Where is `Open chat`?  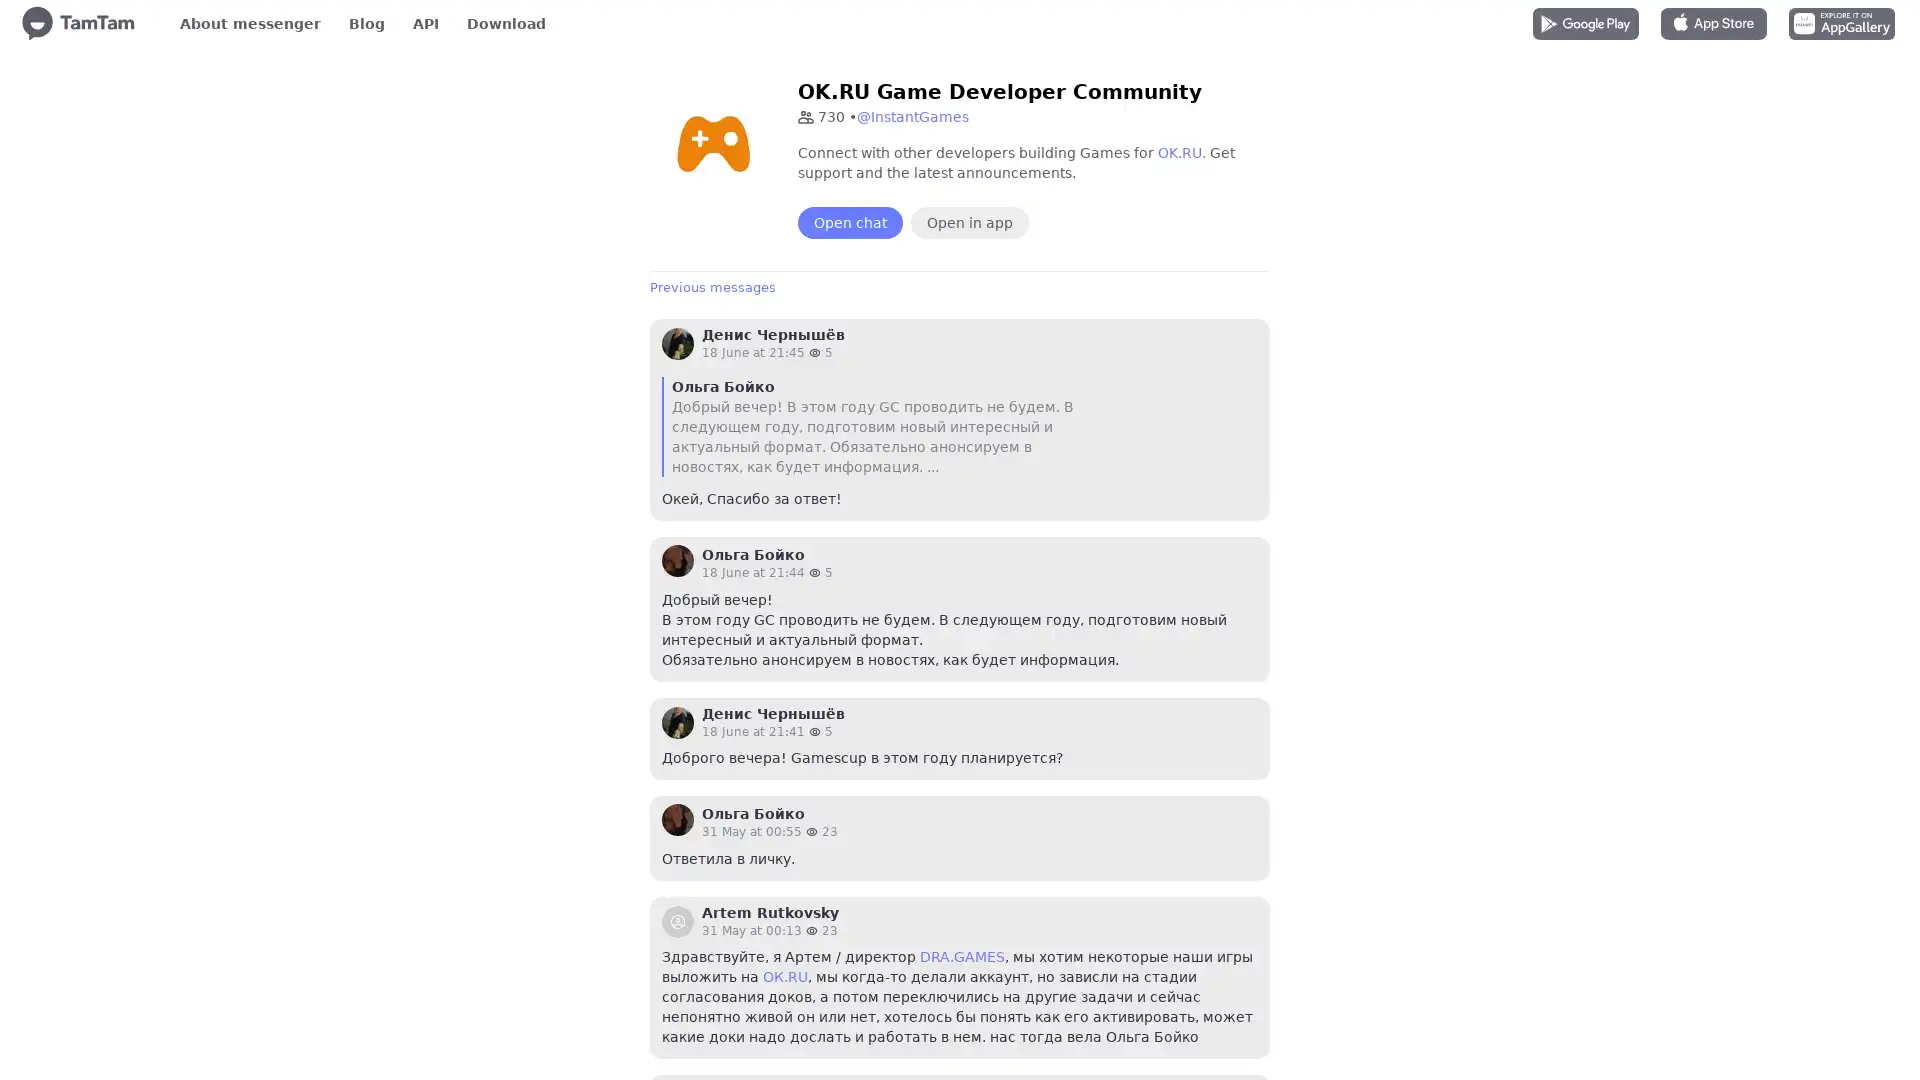
Open chat is located at coordinates (850, 223).